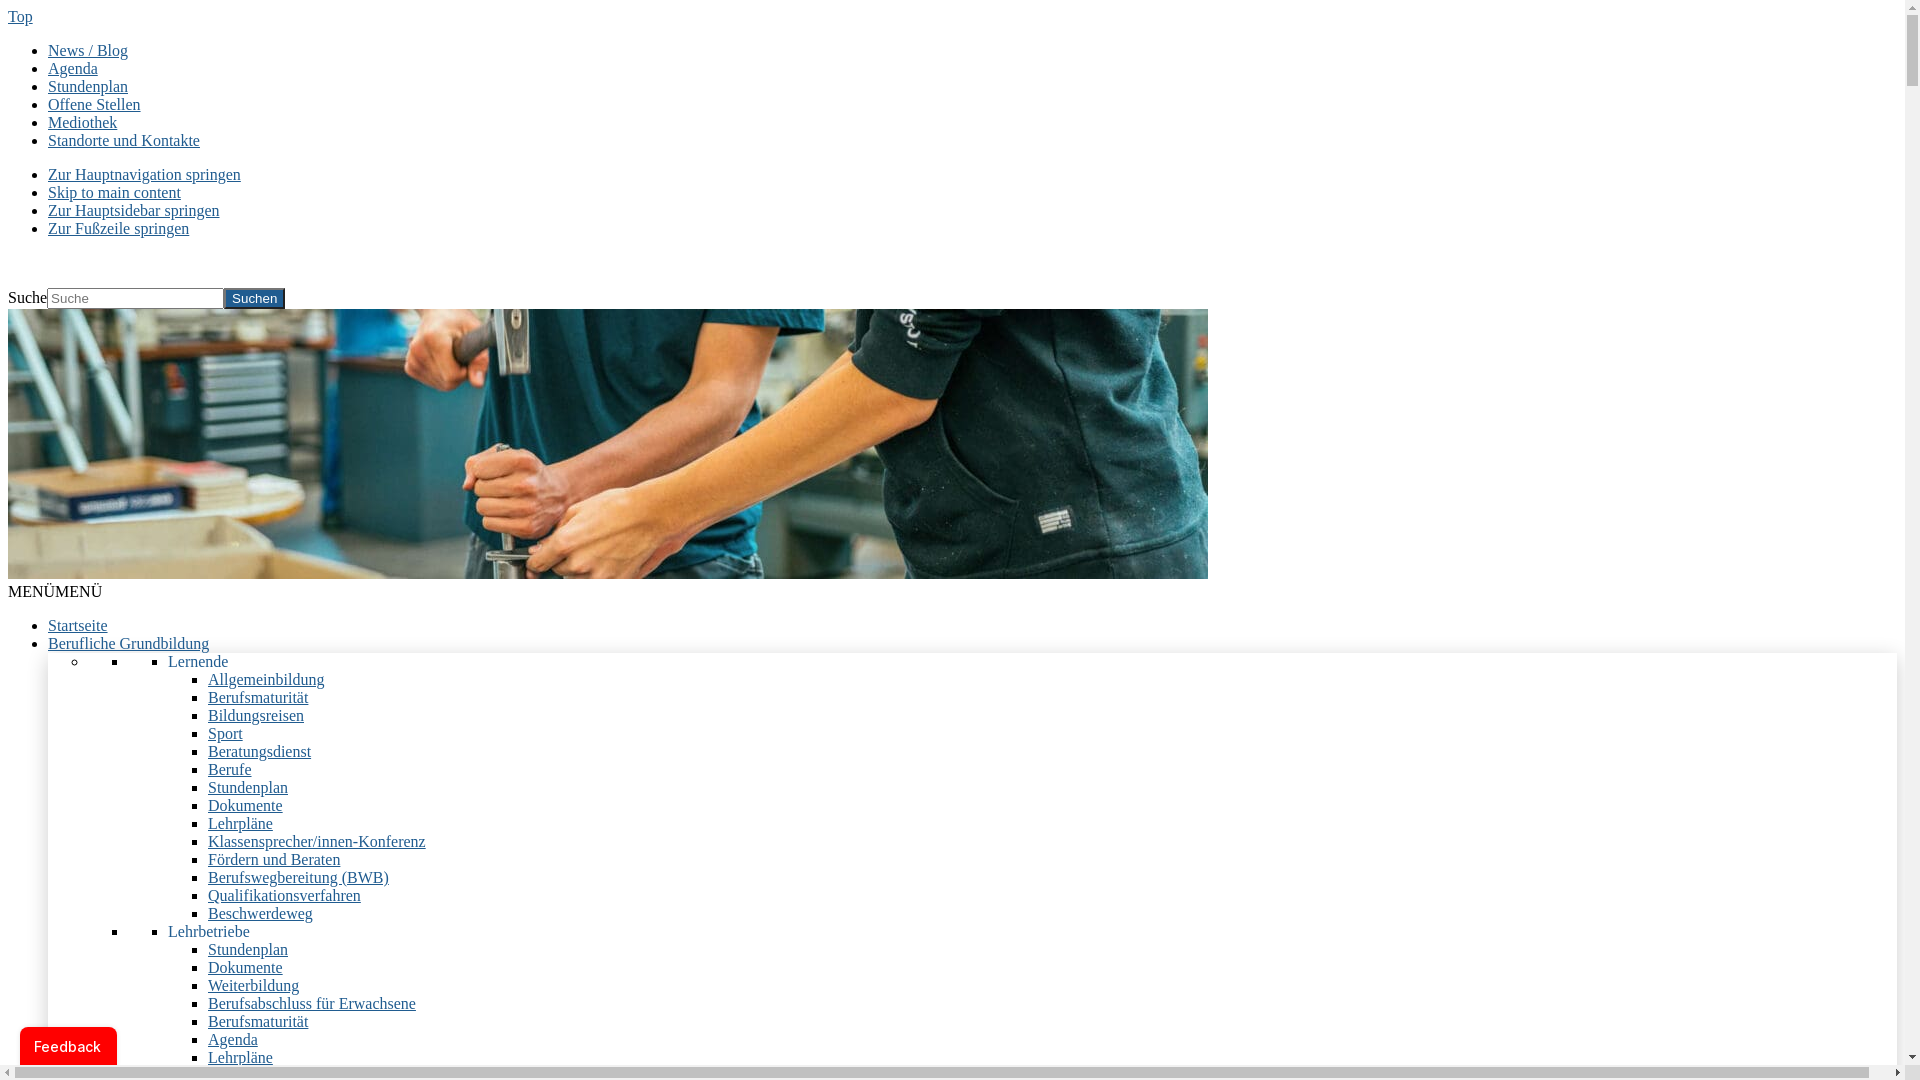 Image resolution: width=1920 pixels, height=1080 pixels. I want to click on 'Sport', so click(225, 733).